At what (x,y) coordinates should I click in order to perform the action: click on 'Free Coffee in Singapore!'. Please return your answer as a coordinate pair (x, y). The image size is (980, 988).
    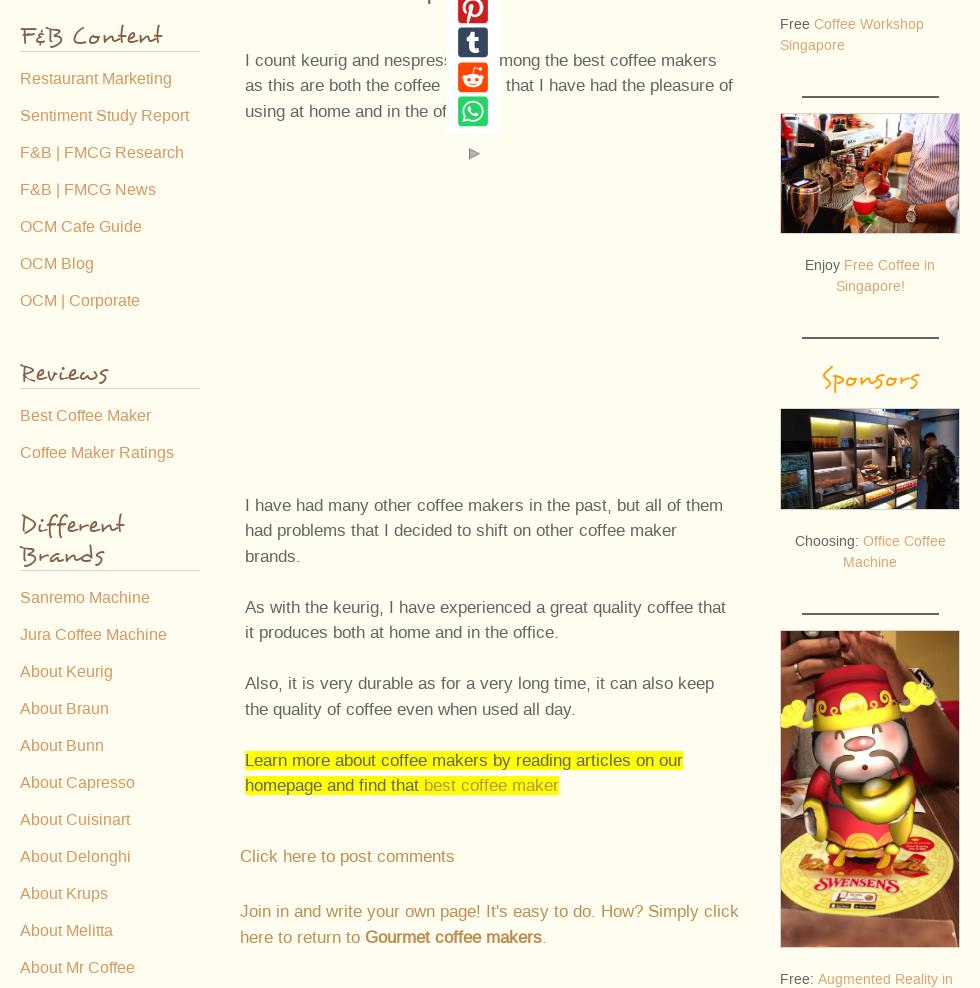
    Looking at the image, I should click on (885, 273).